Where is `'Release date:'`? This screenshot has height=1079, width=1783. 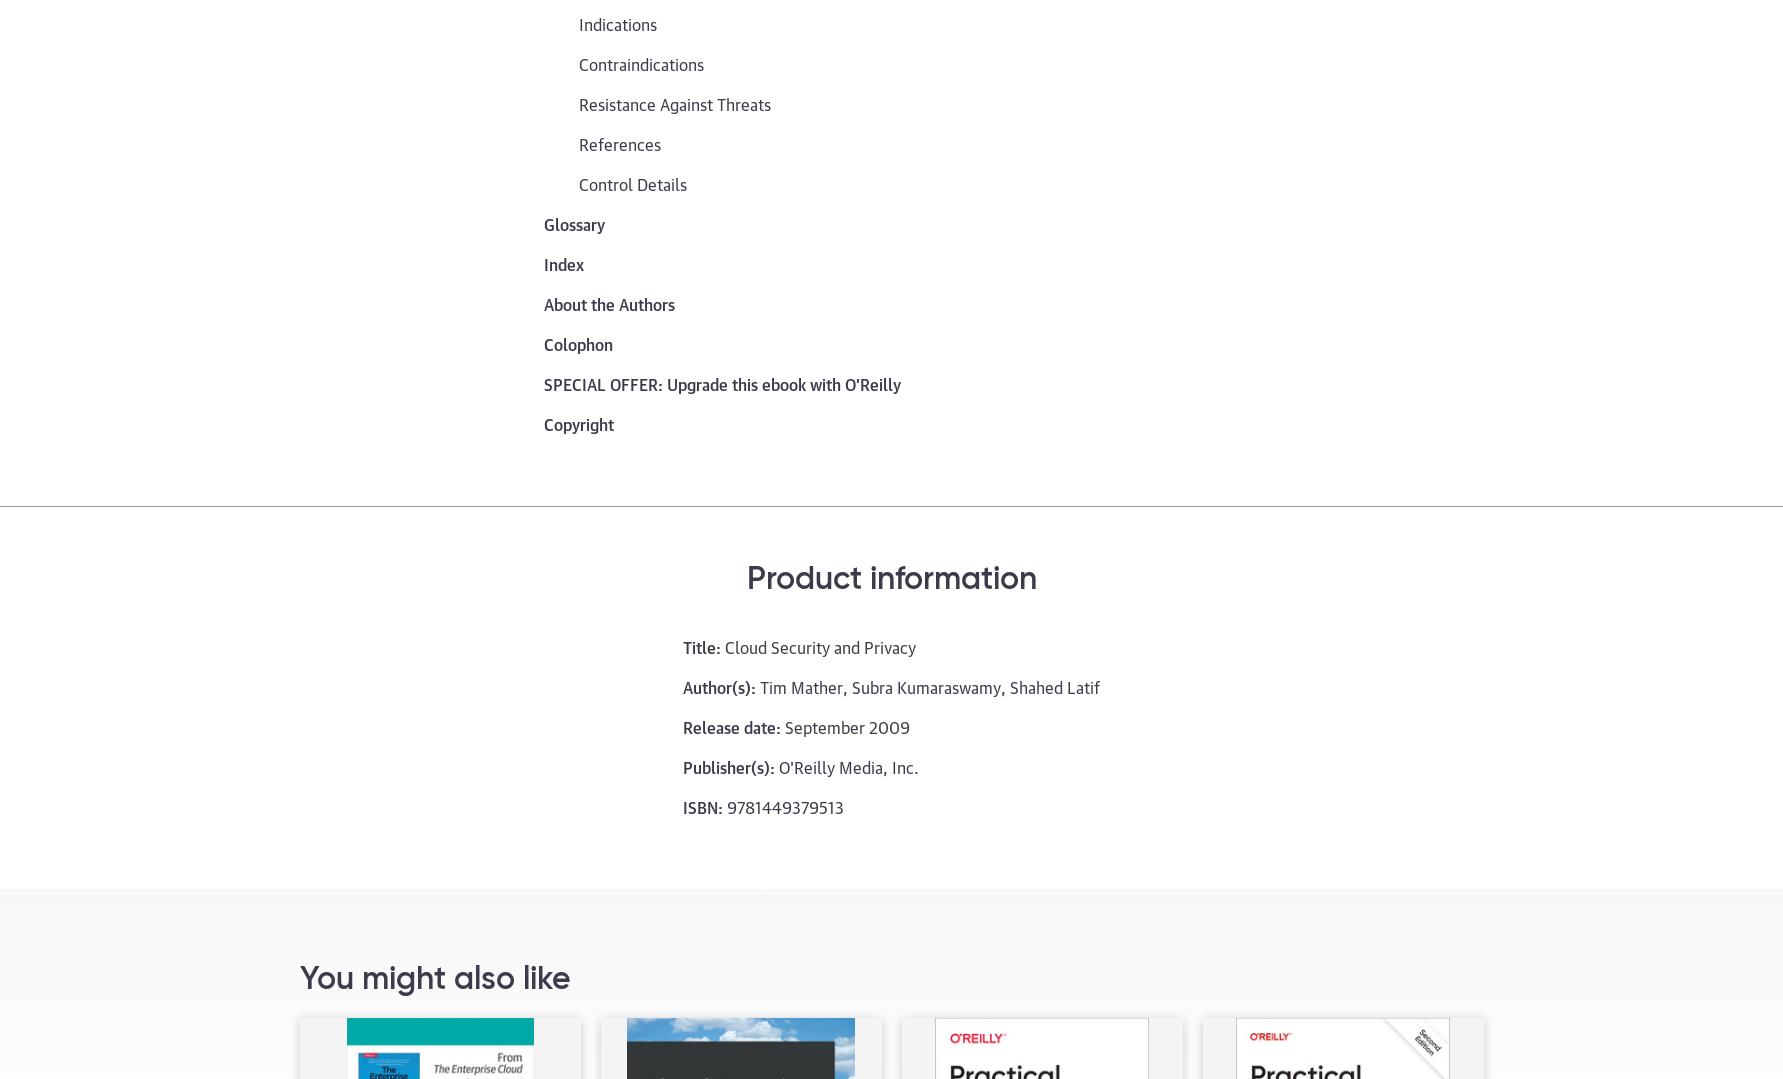 'Release date:' is located at coordinates (730, 724).